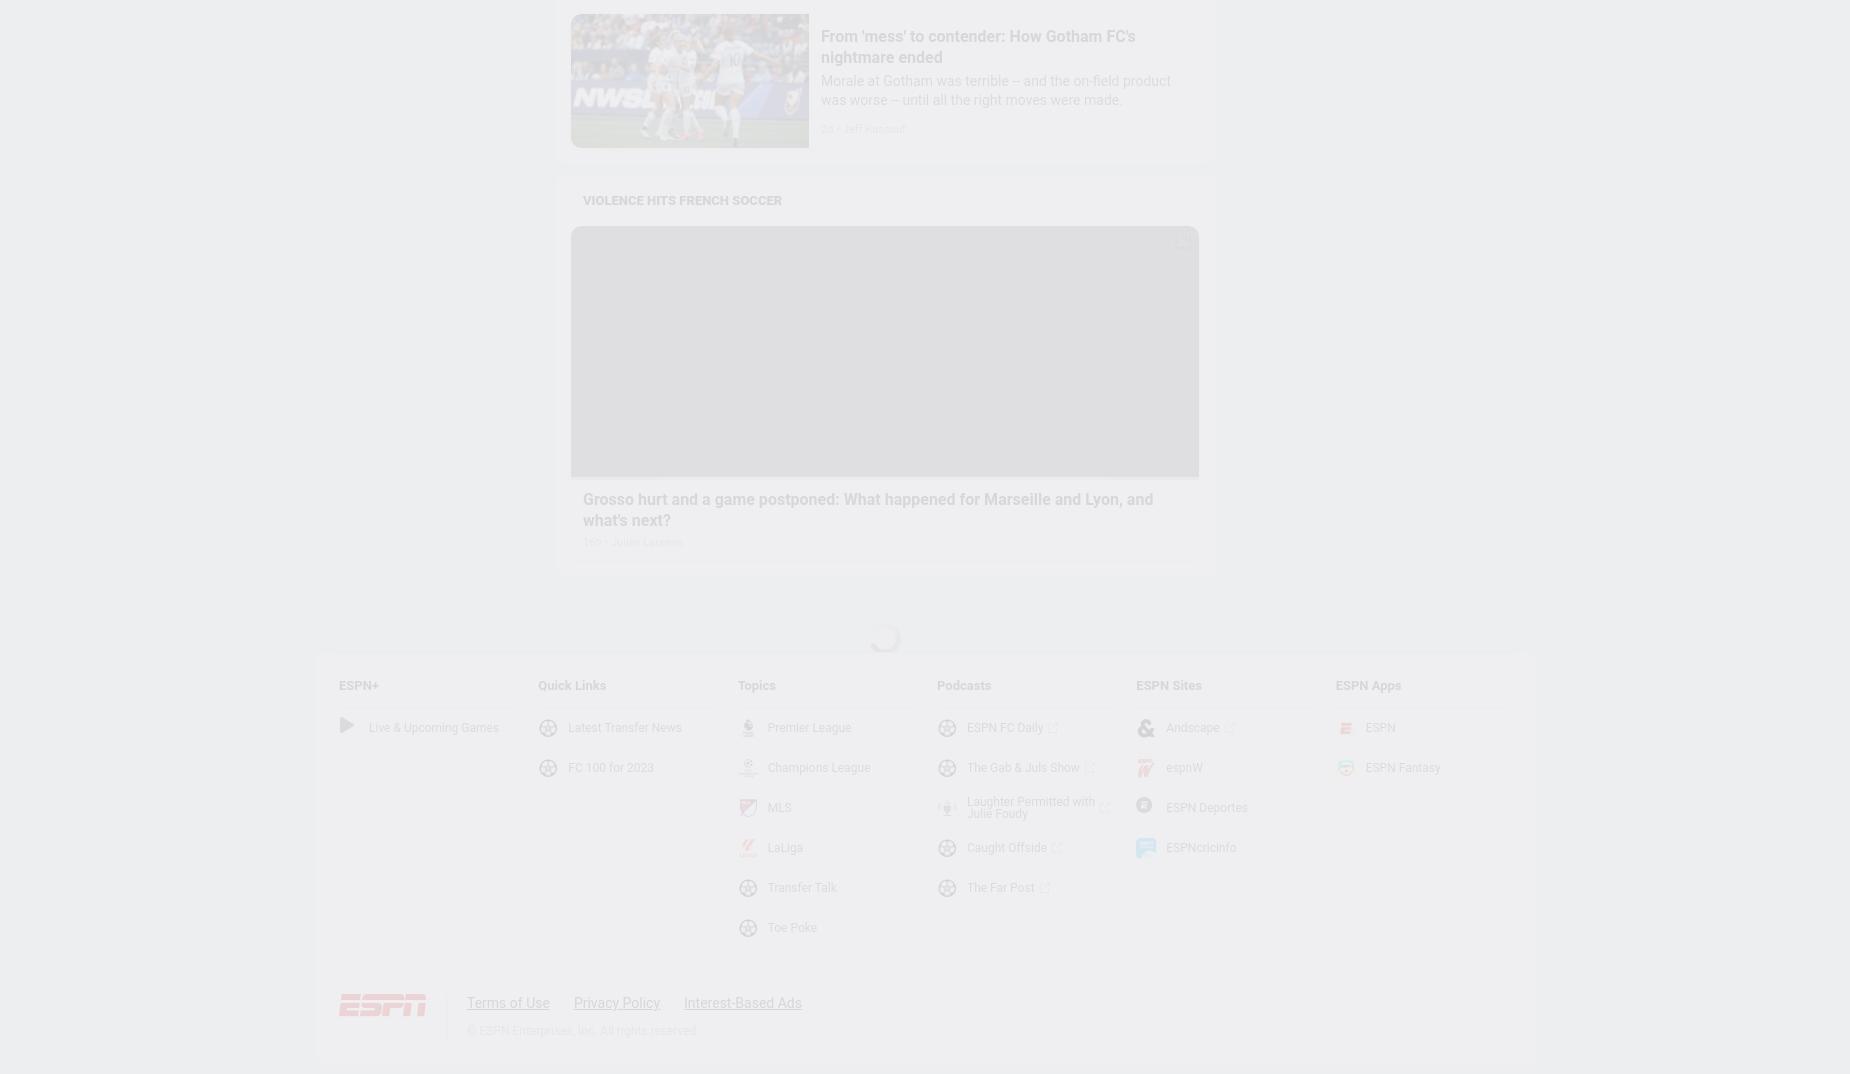 This screenshot has height=1074, width=1850. What do you see at coordinates (722, 199) in the screenshot?
I see `'VIOLENCE HITS FRENCH SOCCER'` at bounding box center [722, 199].